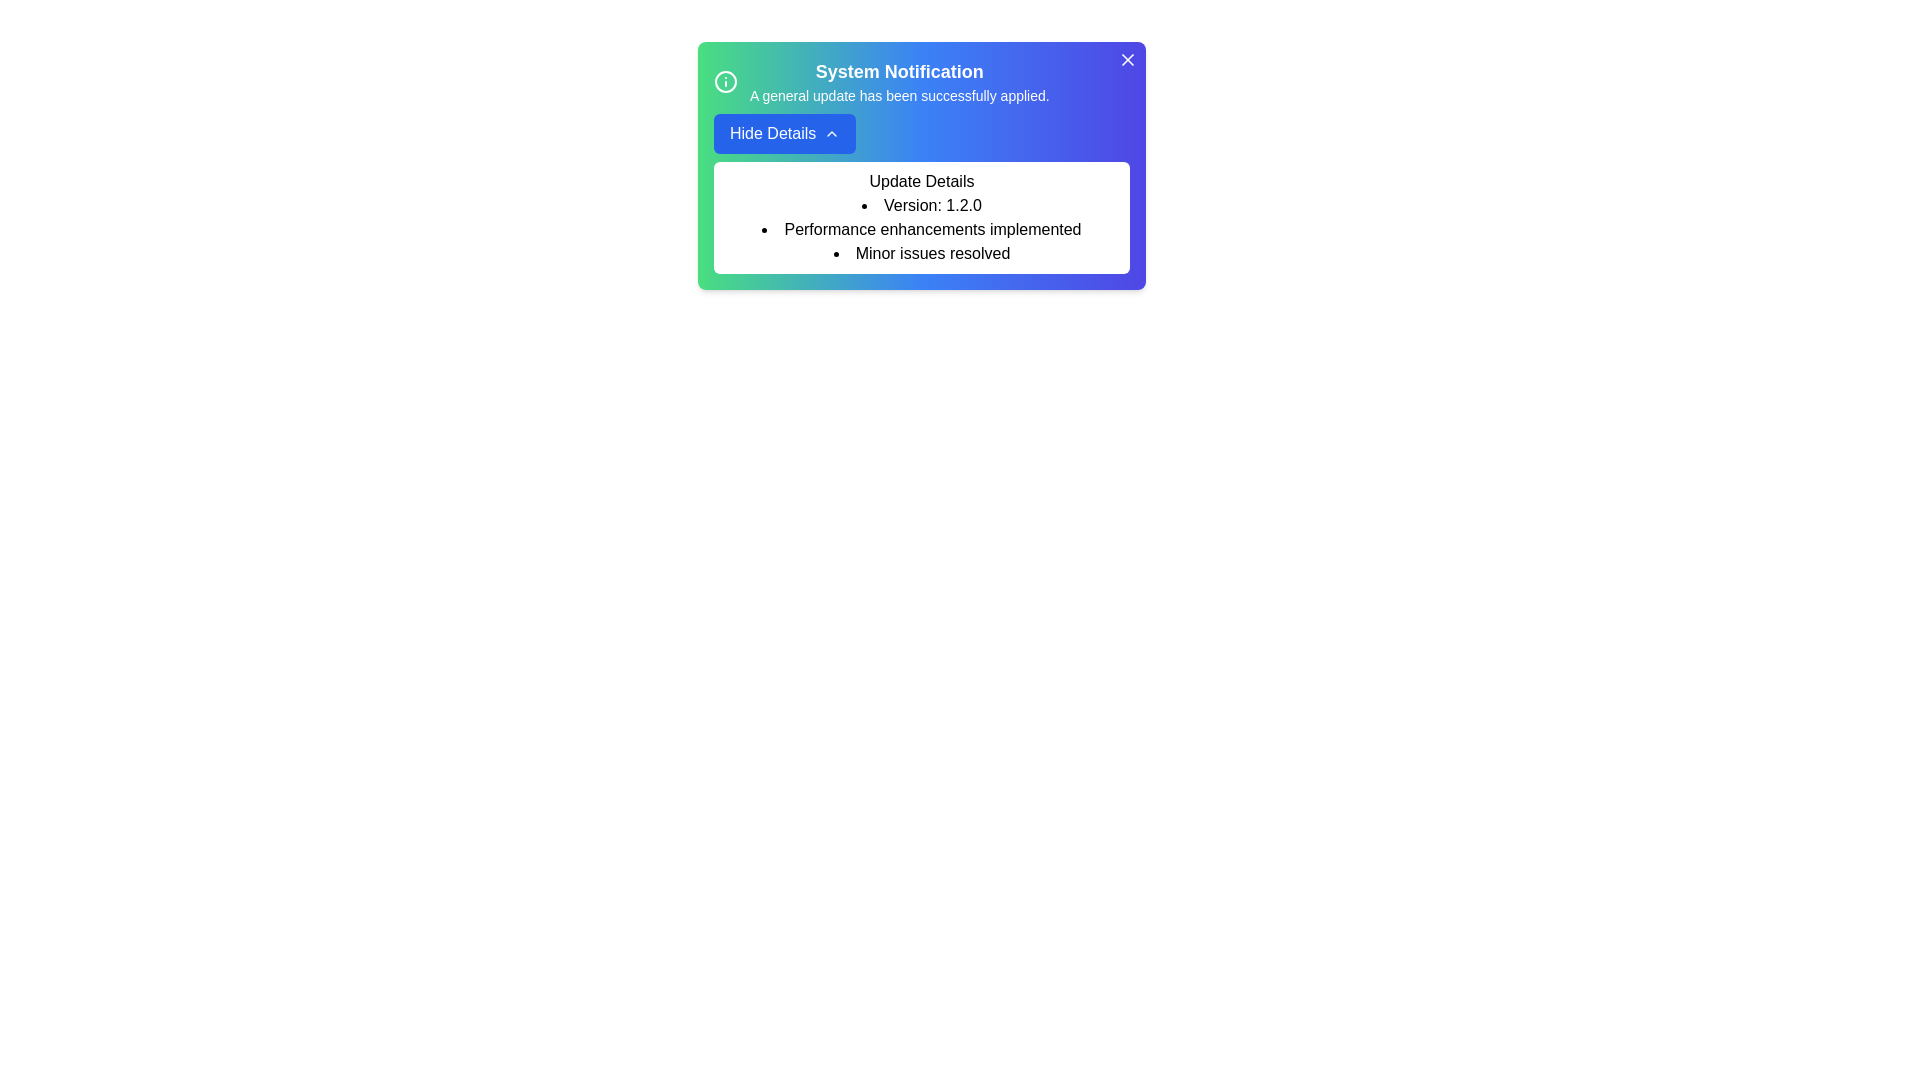 The height and width of the screenshot is (1080, 1920). Describe the element at coordinates (831, 134) in the screenshot. I see `the toggle_details icon to perform its associated action` at that location.